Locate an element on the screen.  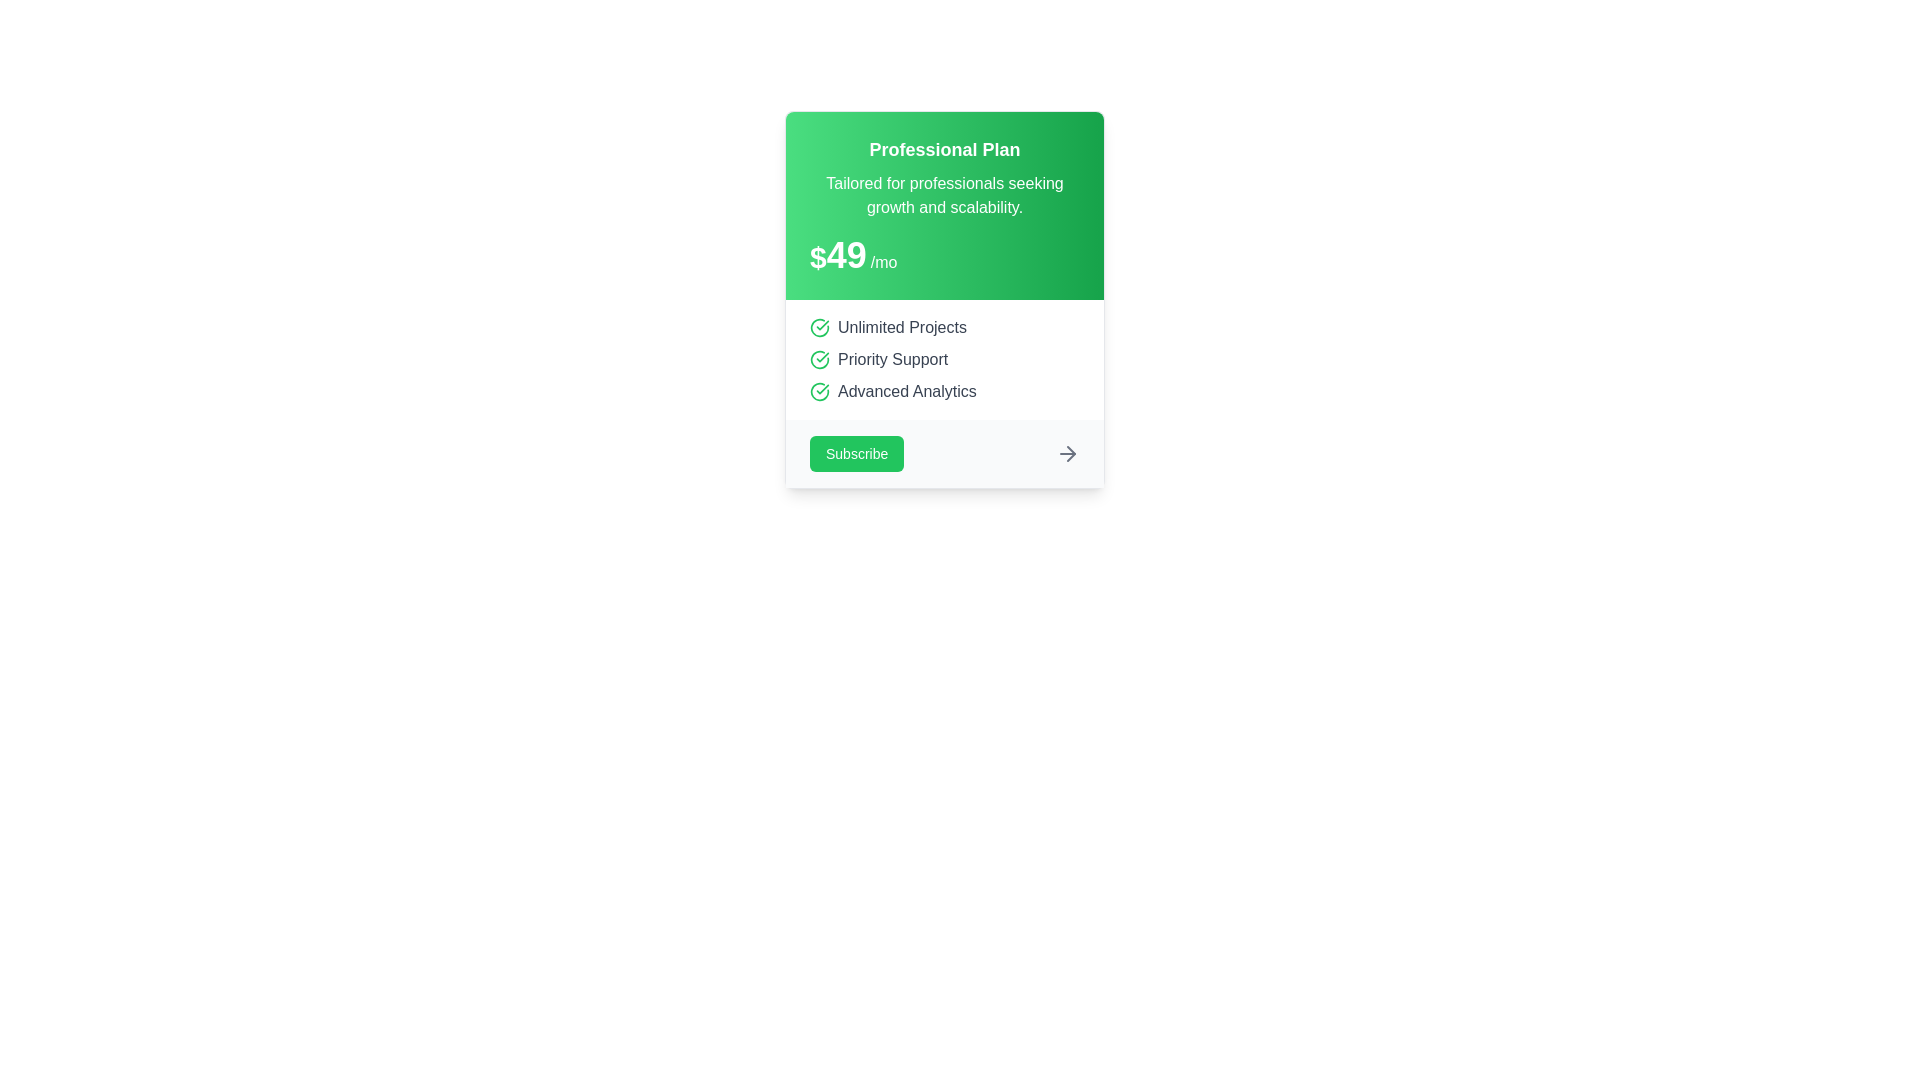
the subscription button located at the bottom-left of its card layout to initiate the subscription action is located at coordinates (857, 454).